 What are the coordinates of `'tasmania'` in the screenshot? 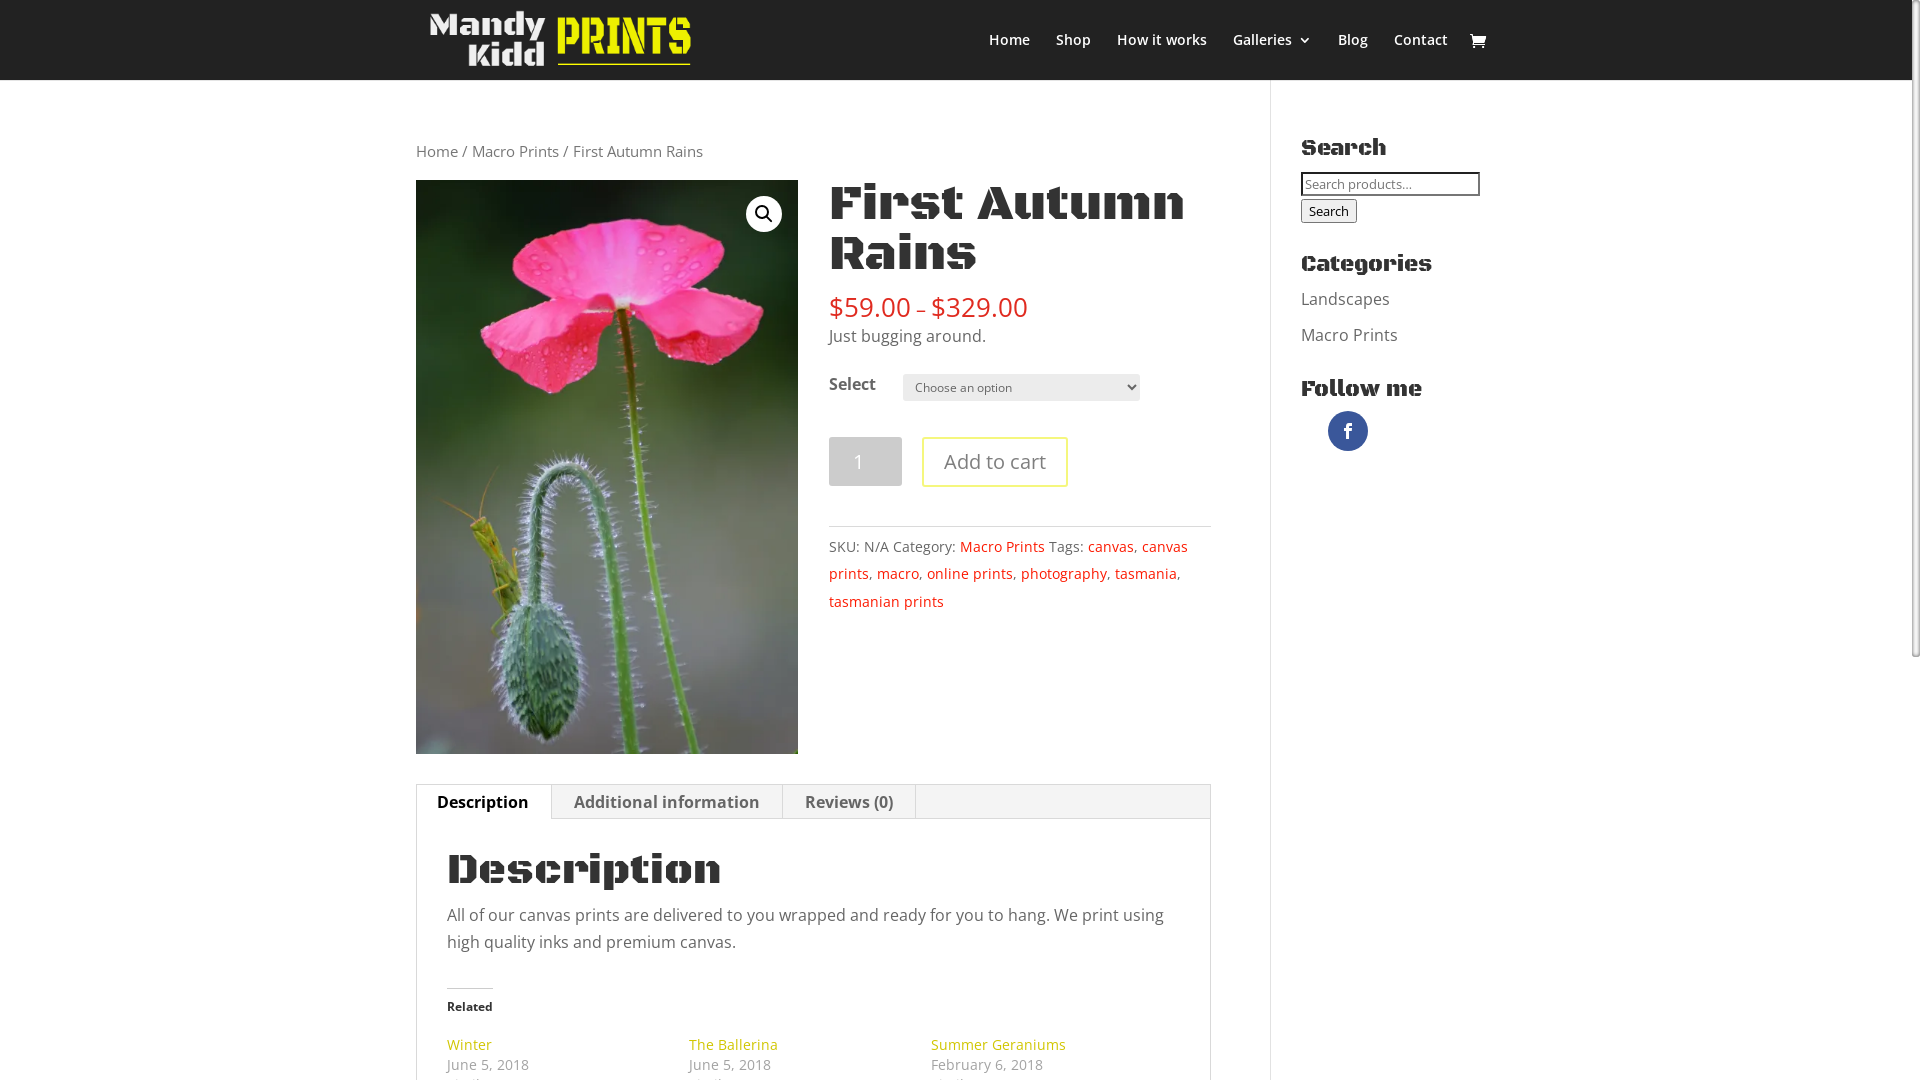 It's located at (1146, 573).